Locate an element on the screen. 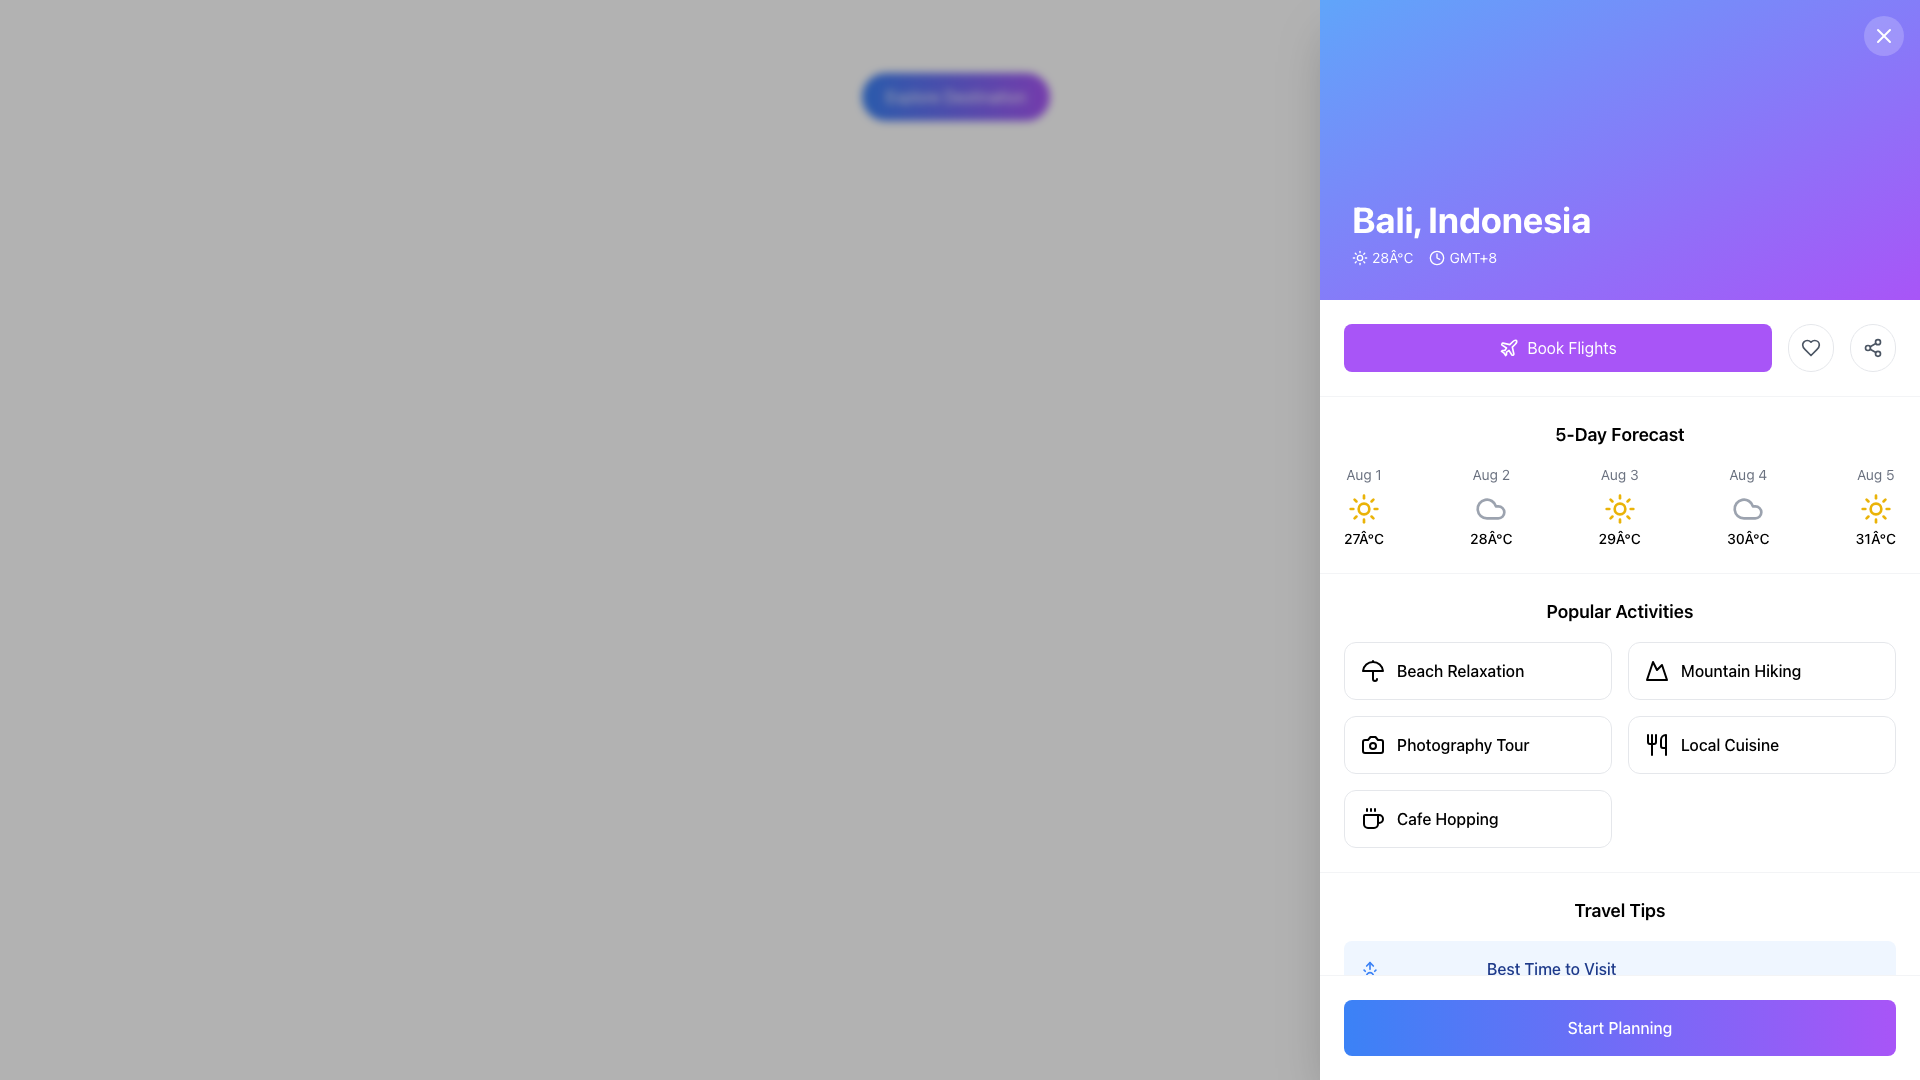 The image size is (1920, 1080). the non-interactive text label displaying the forecasted high temperature for 'Aug 4' in degrees Celsius, which is positioned below the weather icon in the 5-day weather forecast section is located at coordinates (1747, 538).